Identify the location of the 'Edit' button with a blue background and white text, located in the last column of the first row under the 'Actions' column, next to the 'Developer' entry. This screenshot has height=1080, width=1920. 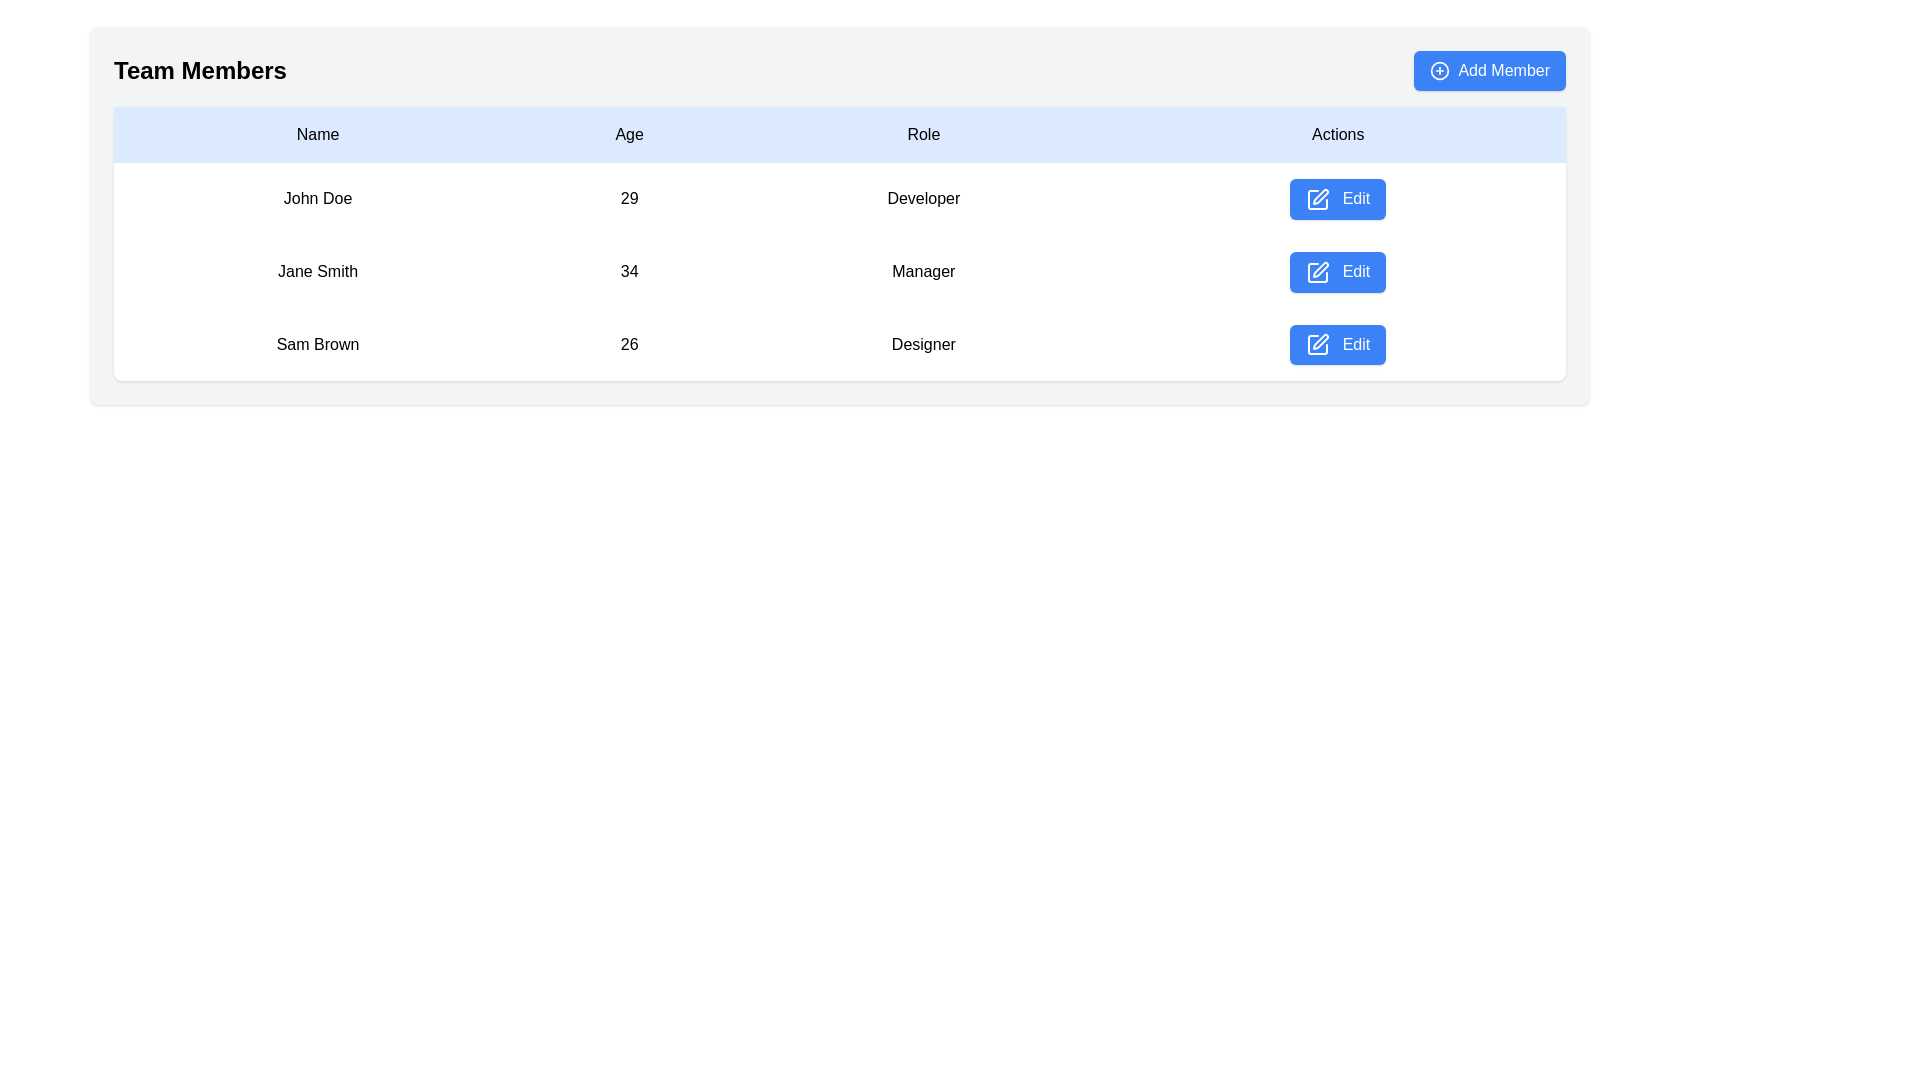
(1338, 199).